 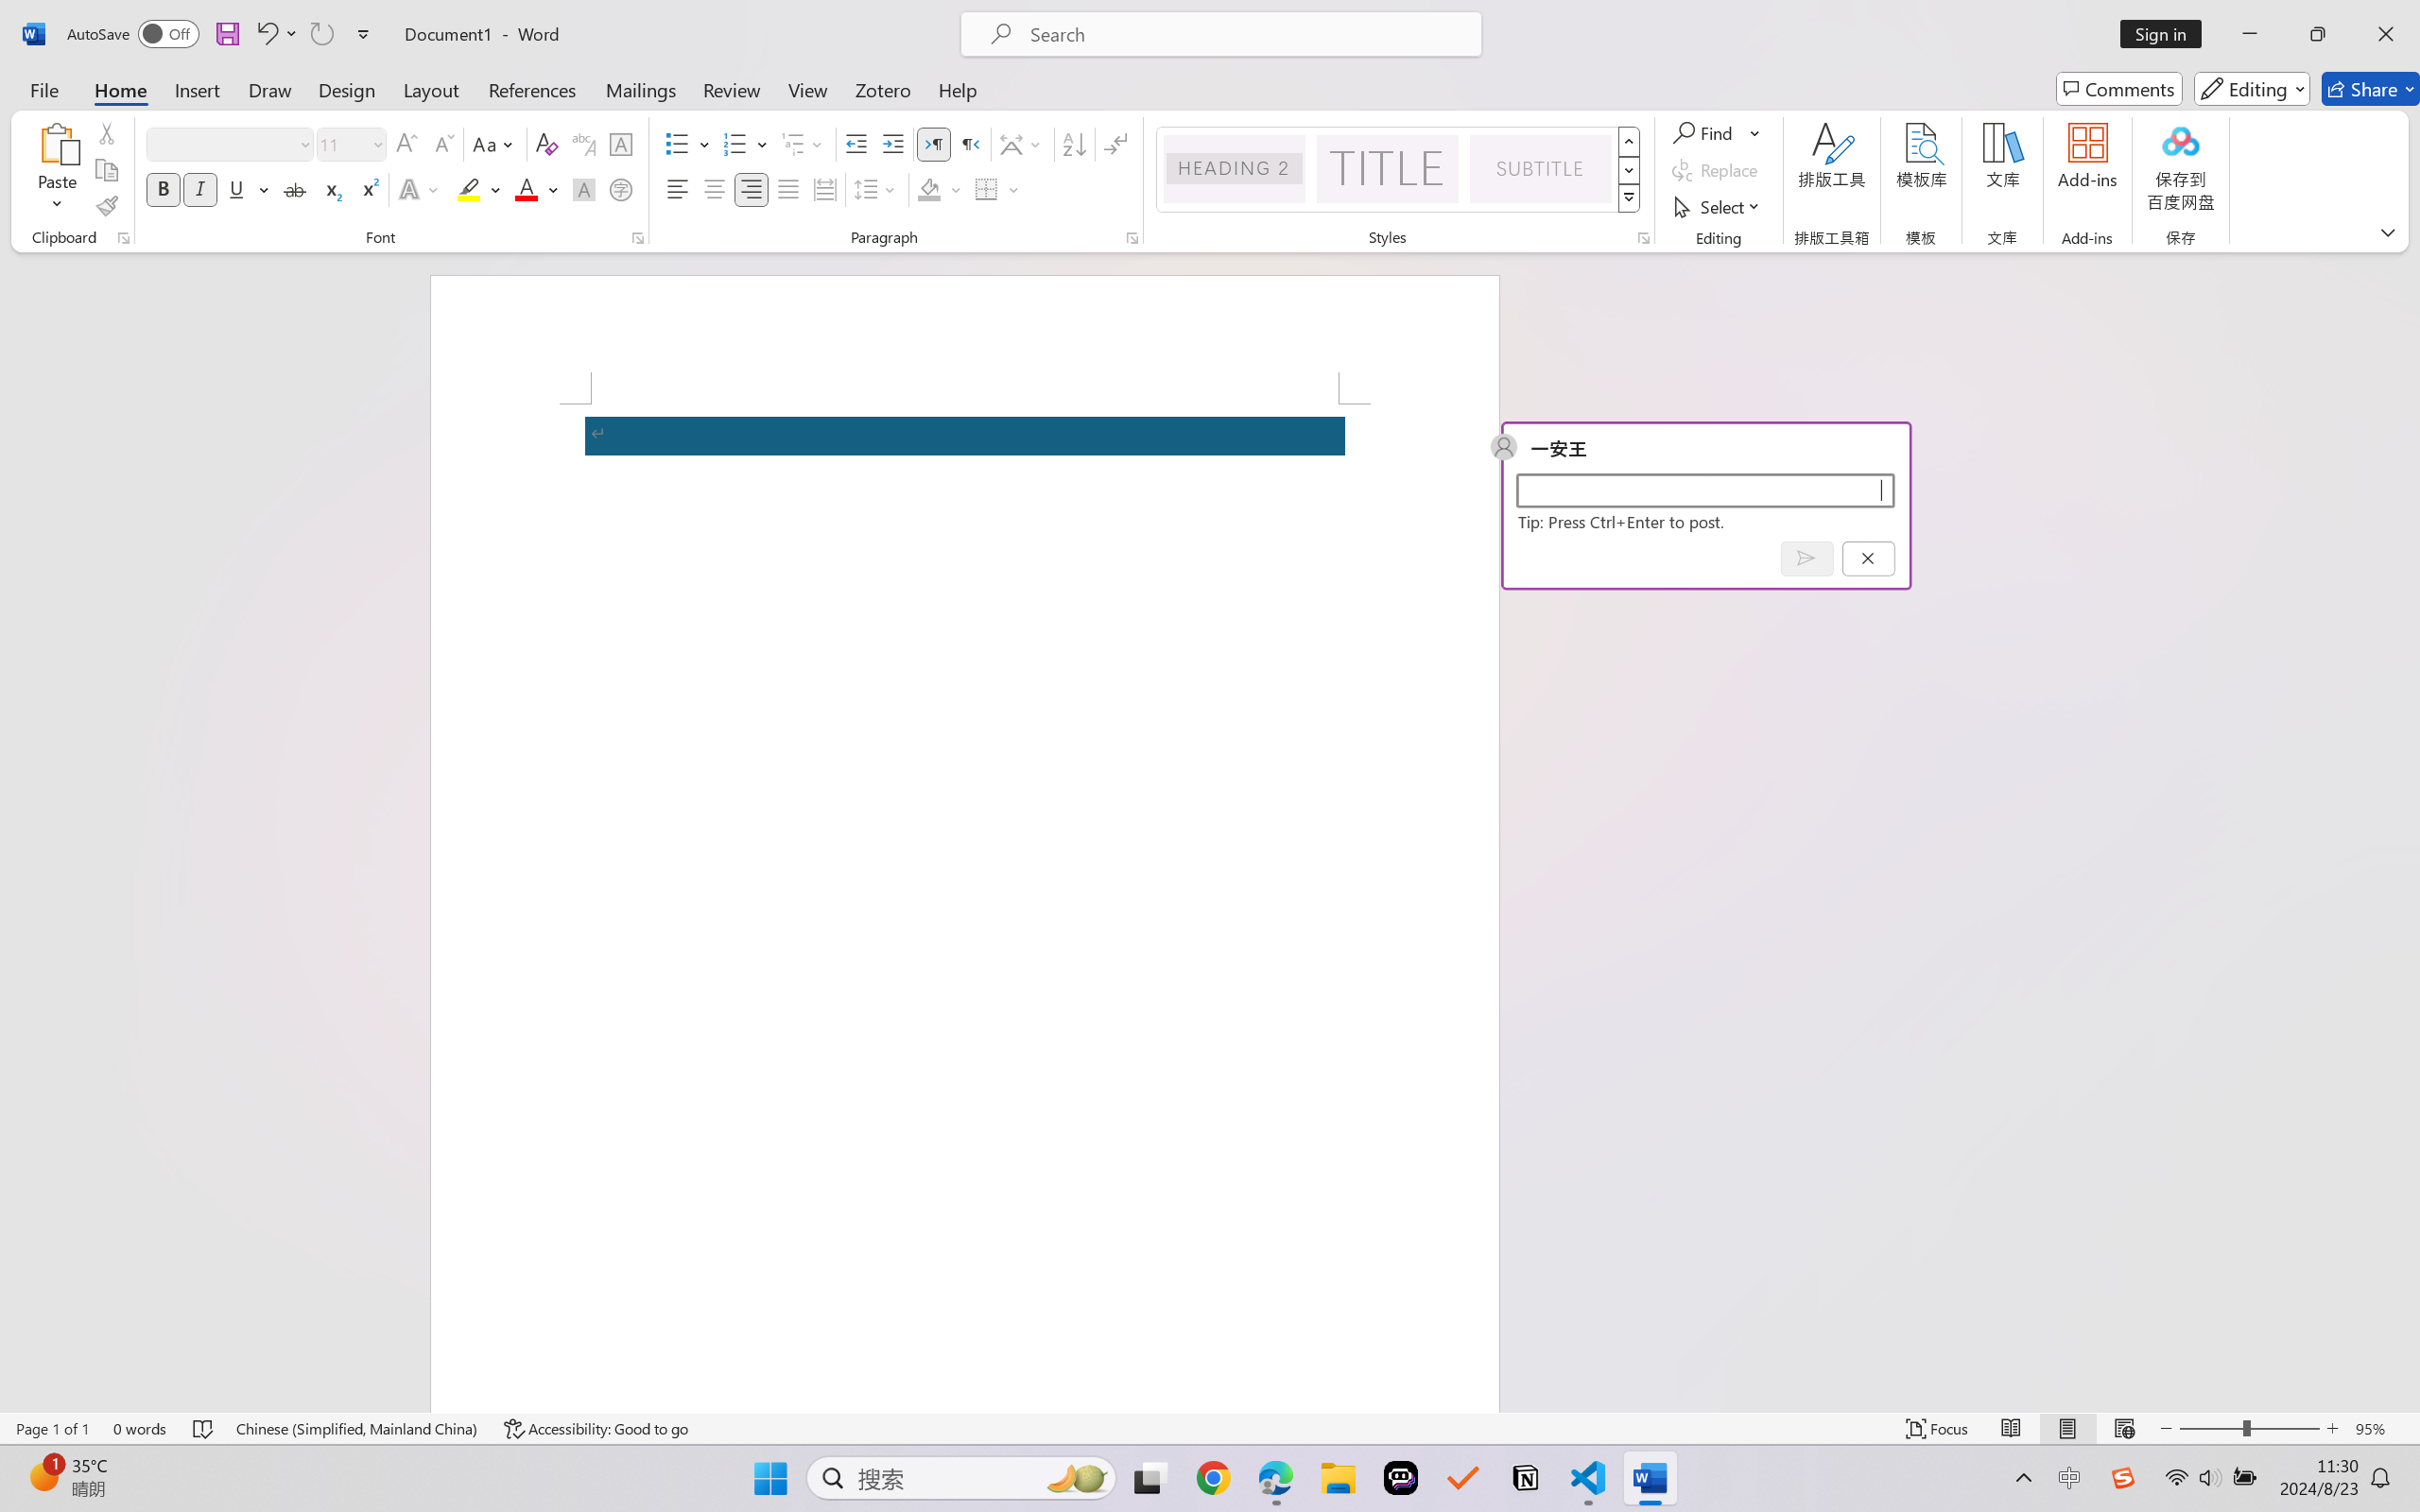 I want to click on 'Sign in', so click(x=2168, y=33).